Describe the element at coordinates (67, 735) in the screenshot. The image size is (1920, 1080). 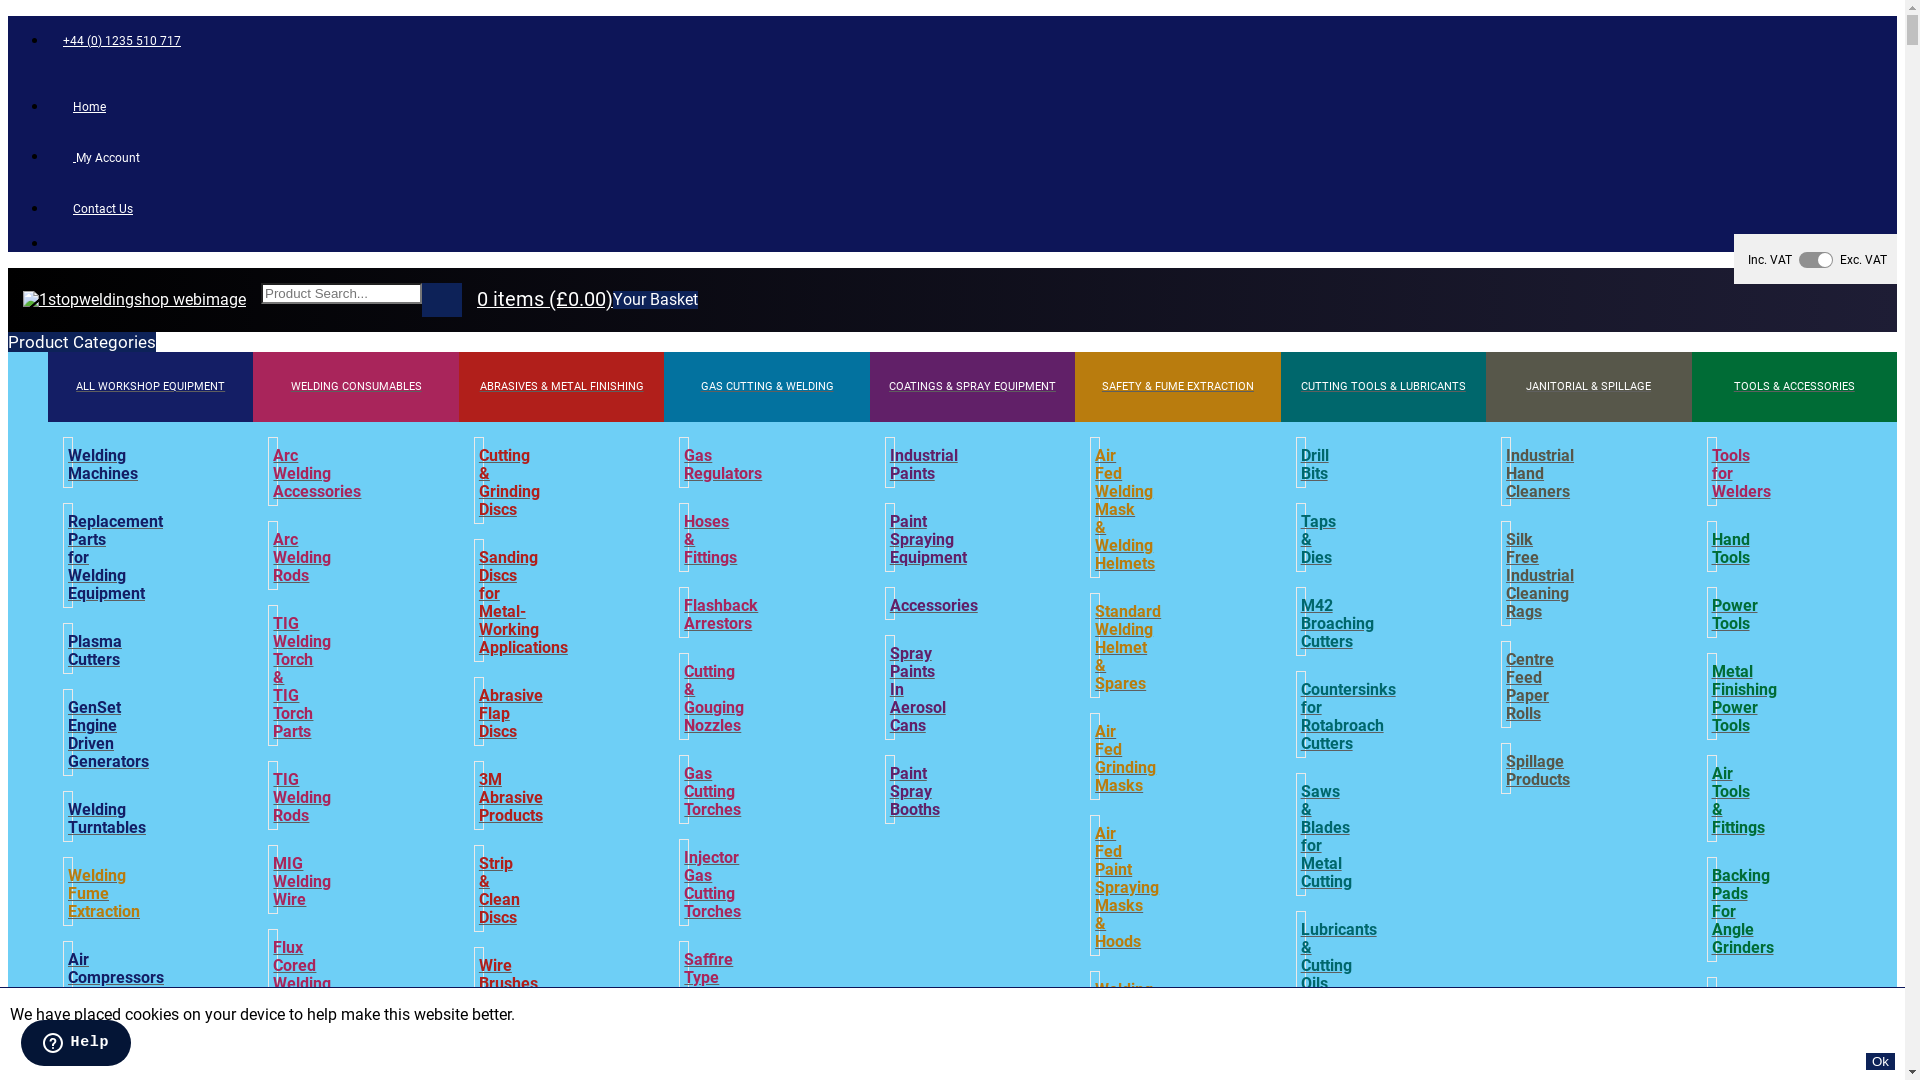
I see `'GenSet Engine Driven Generators'` at that location.